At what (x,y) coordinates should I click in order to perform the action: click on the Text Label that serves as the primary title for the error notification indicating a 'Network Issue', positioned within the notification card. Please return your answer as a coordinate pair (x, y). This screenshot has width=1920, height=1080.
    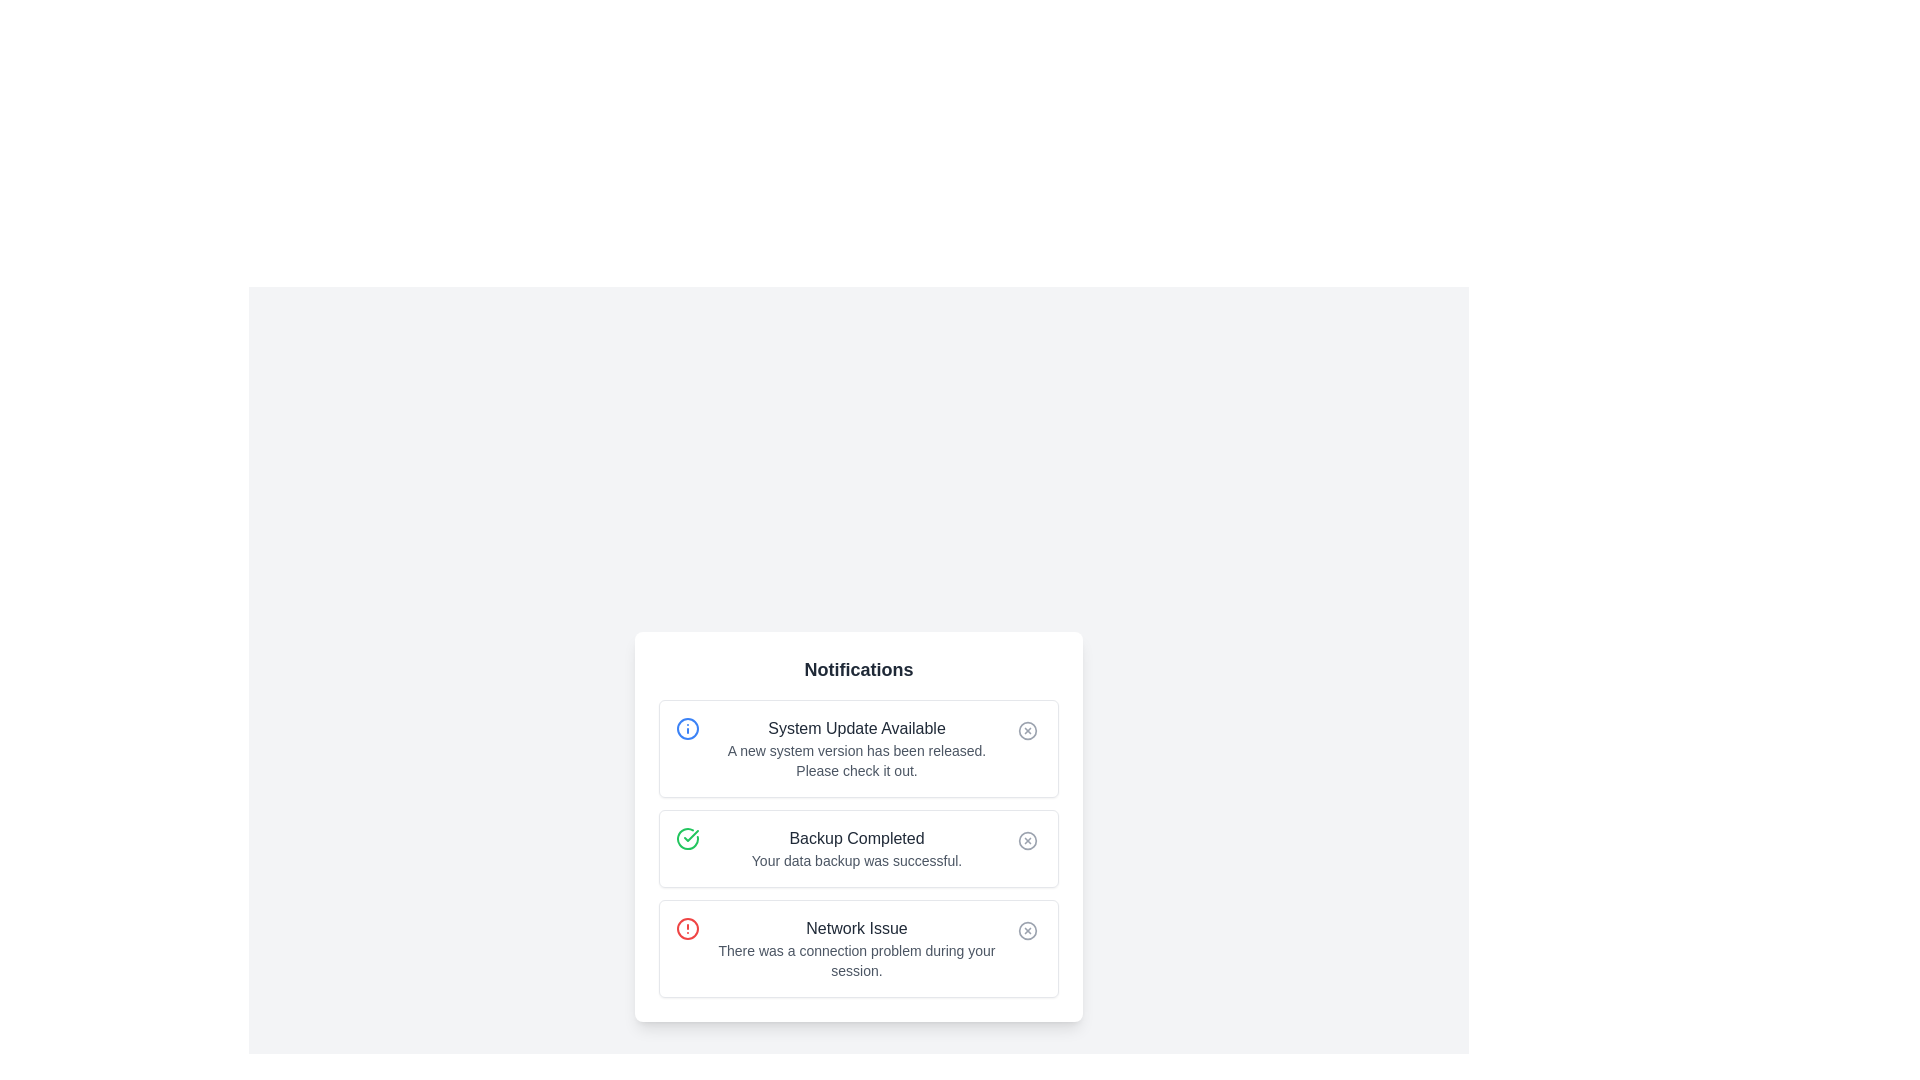
    Looking at the image, I should click on (857, 929).